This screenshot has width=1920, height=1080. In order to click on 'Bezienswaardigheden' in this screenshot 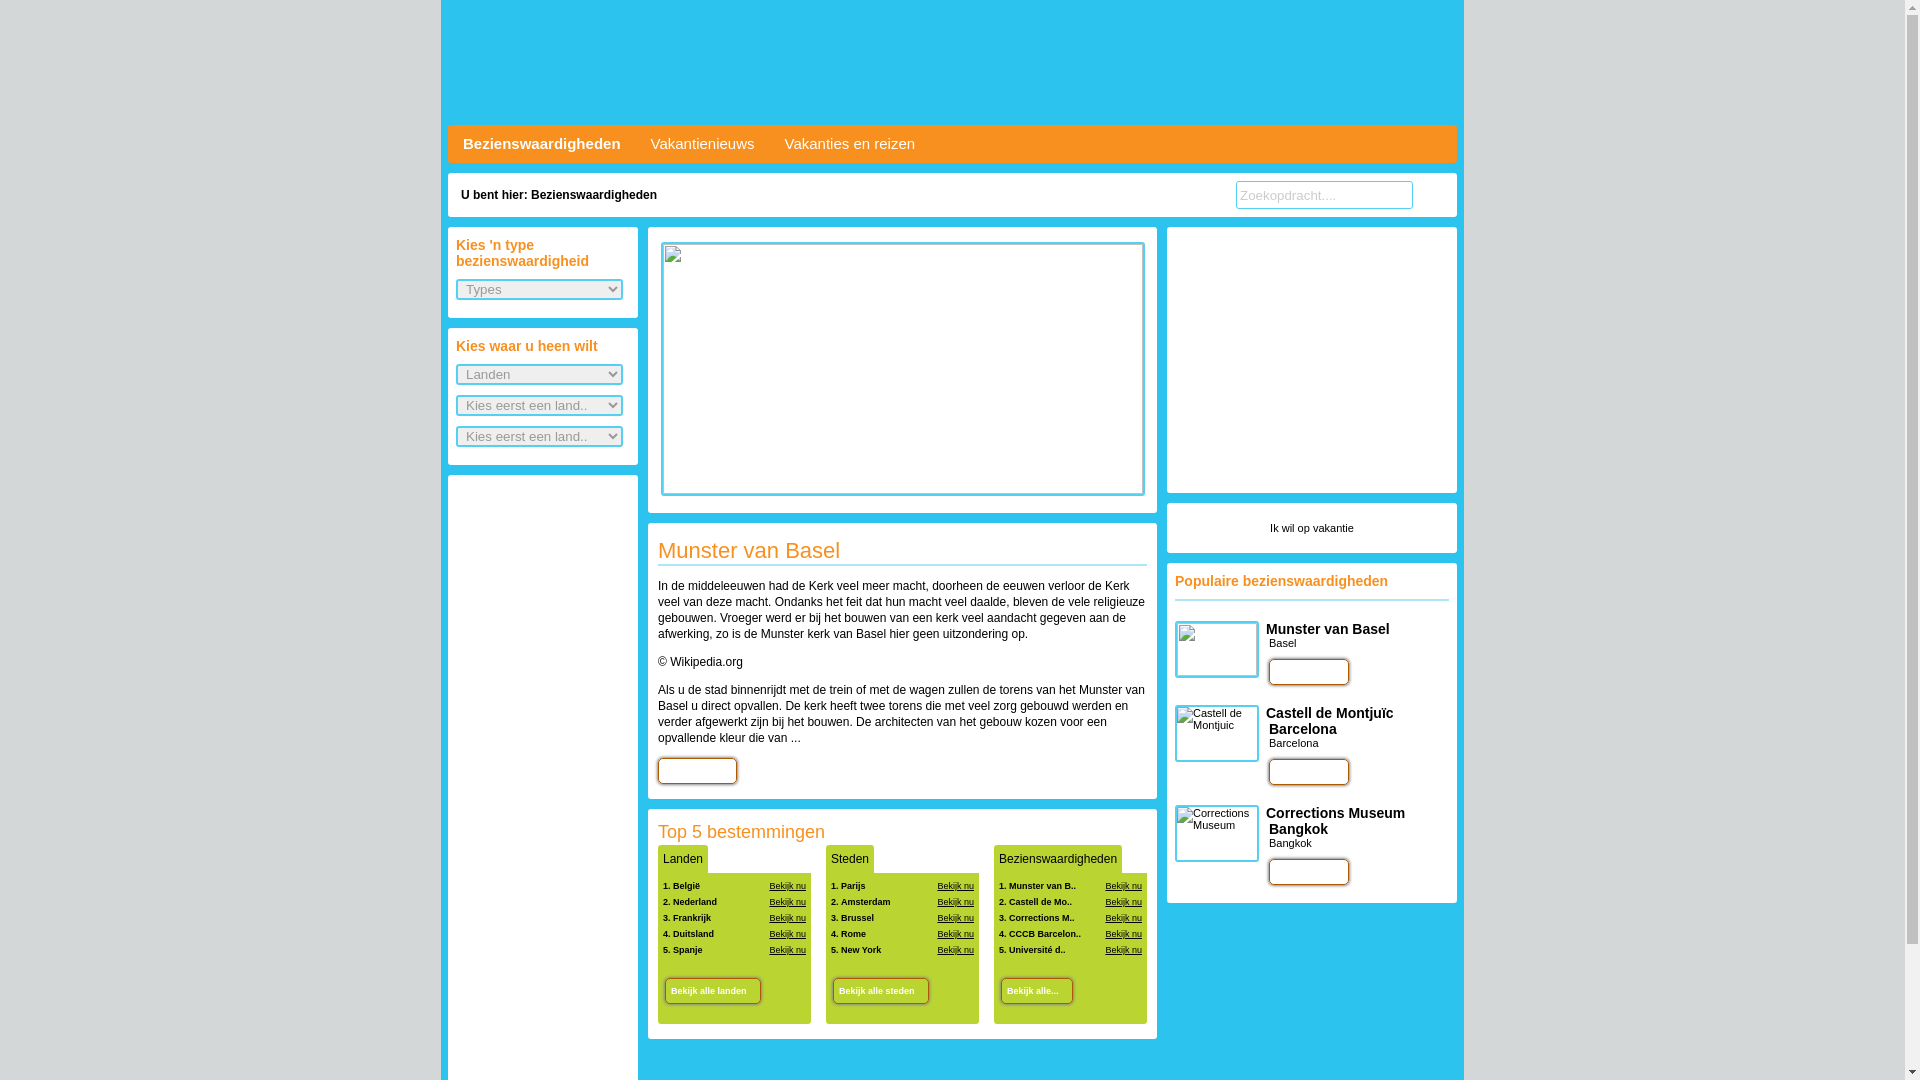, I will do `click(542, 142)`.